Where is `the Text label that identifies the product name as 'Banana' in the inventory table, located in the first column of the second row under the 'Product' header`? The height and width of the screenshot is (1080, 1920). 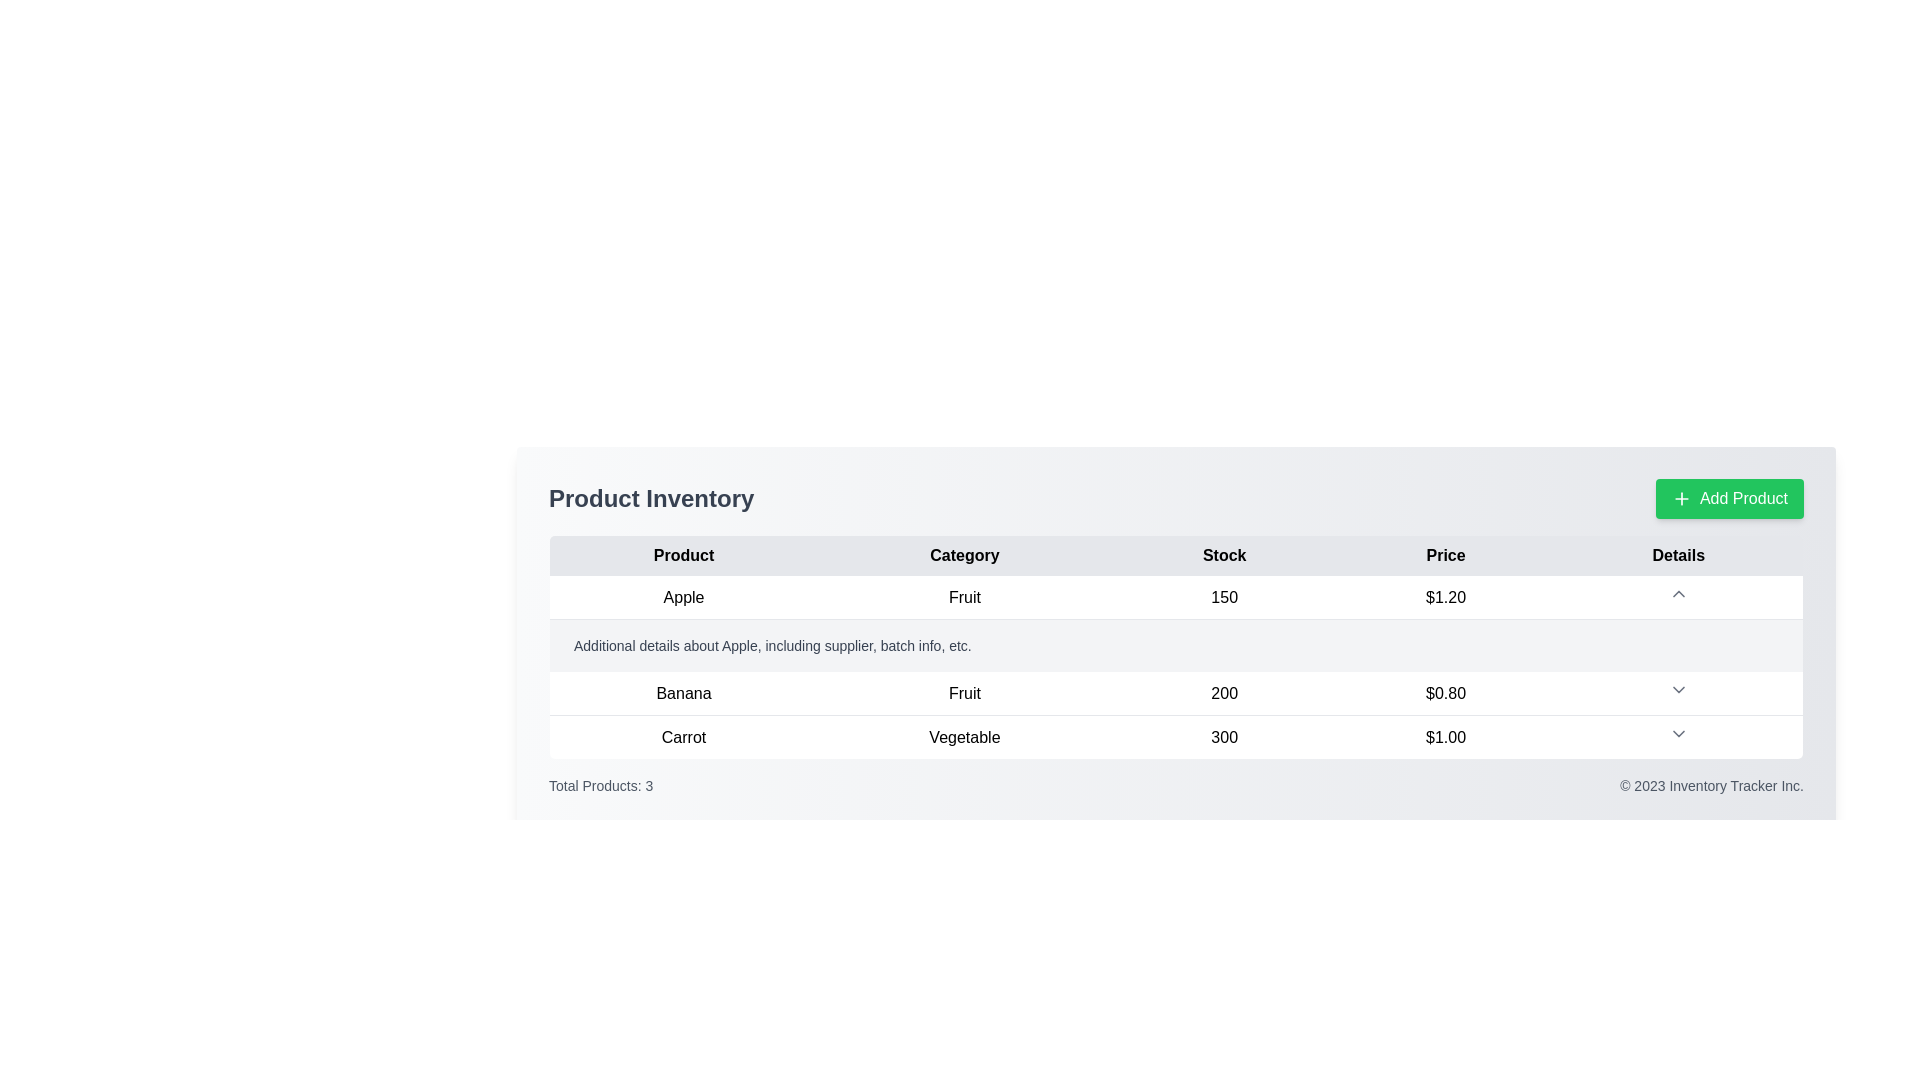 the Text label that identifies the product name as 'Banana' in the inventory table, located in the first column of the second row under the 'Product' header is located at coordinates (683, 692).